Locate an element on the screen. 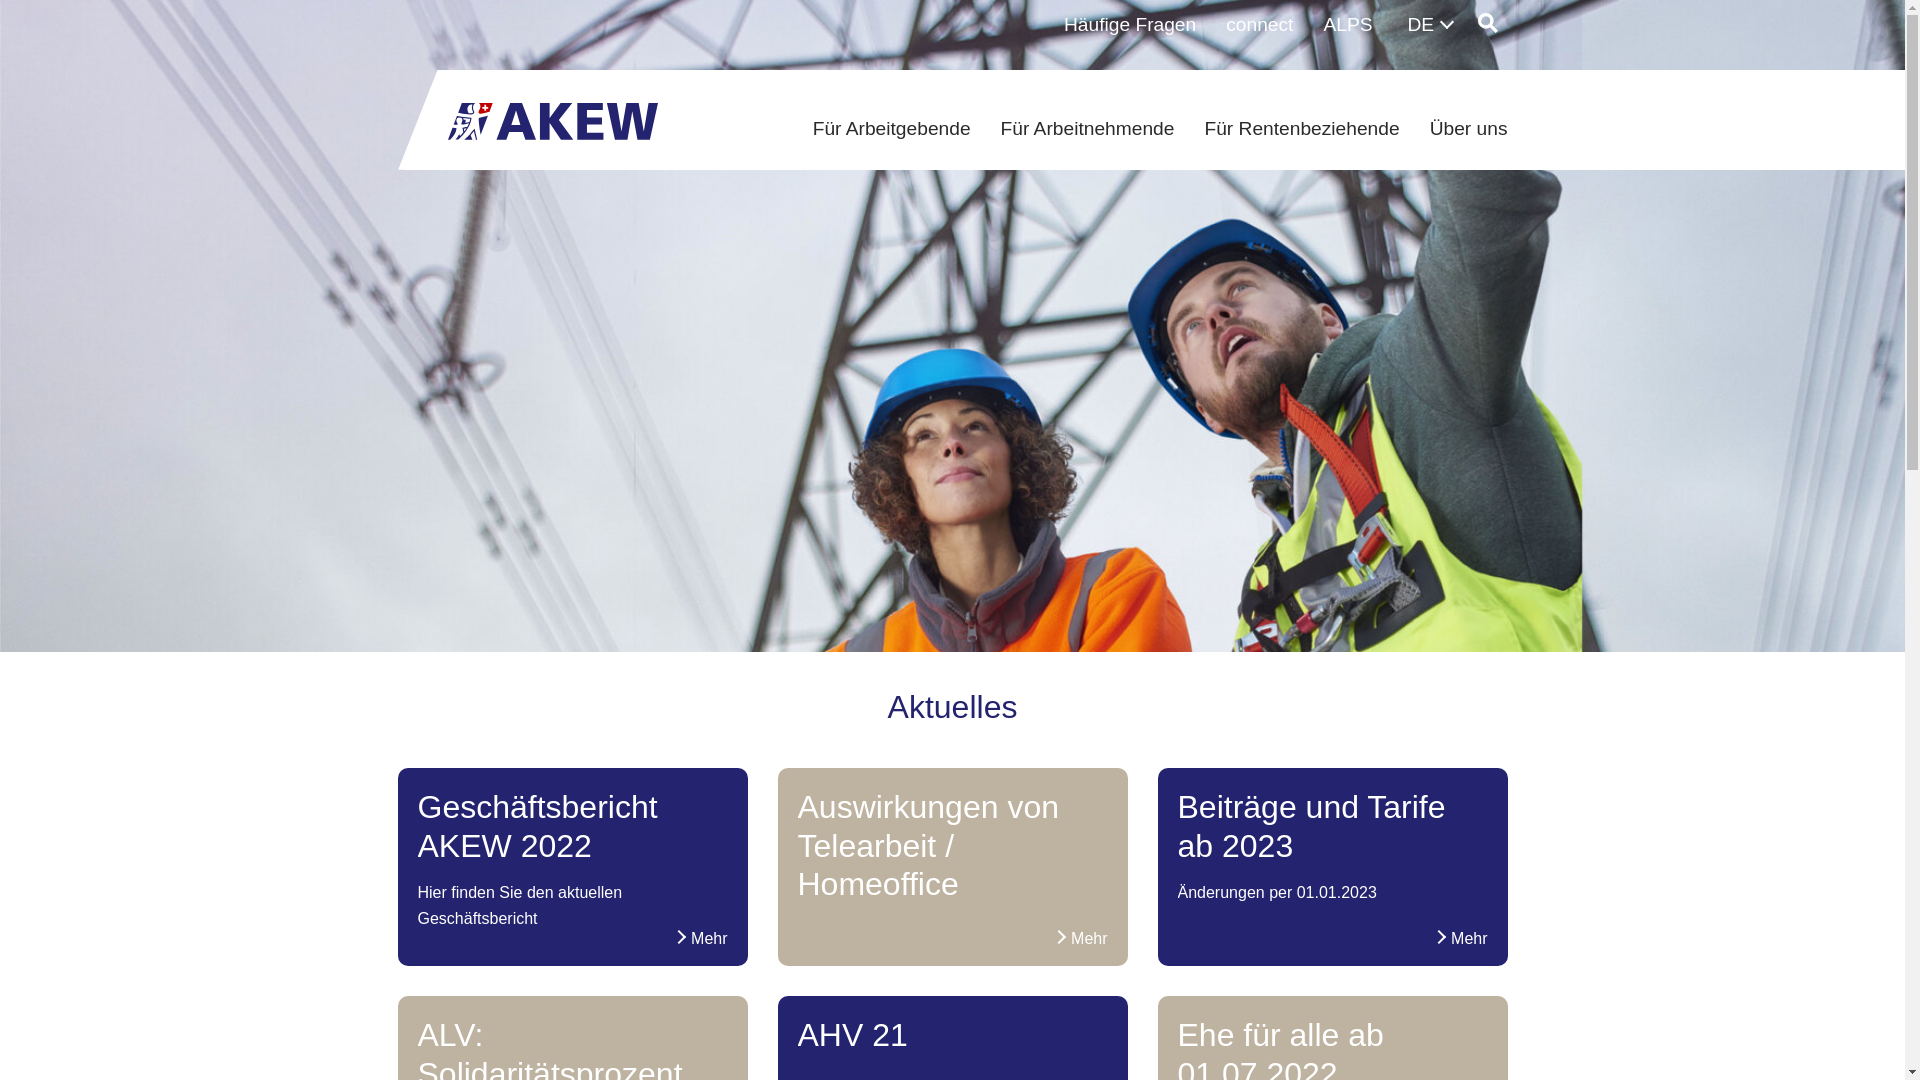 The width and height of the screenshot is (1920, 1080). 'Auswirkungen von Telearbeit / Homeoffice is located at coordinates (952, 852).